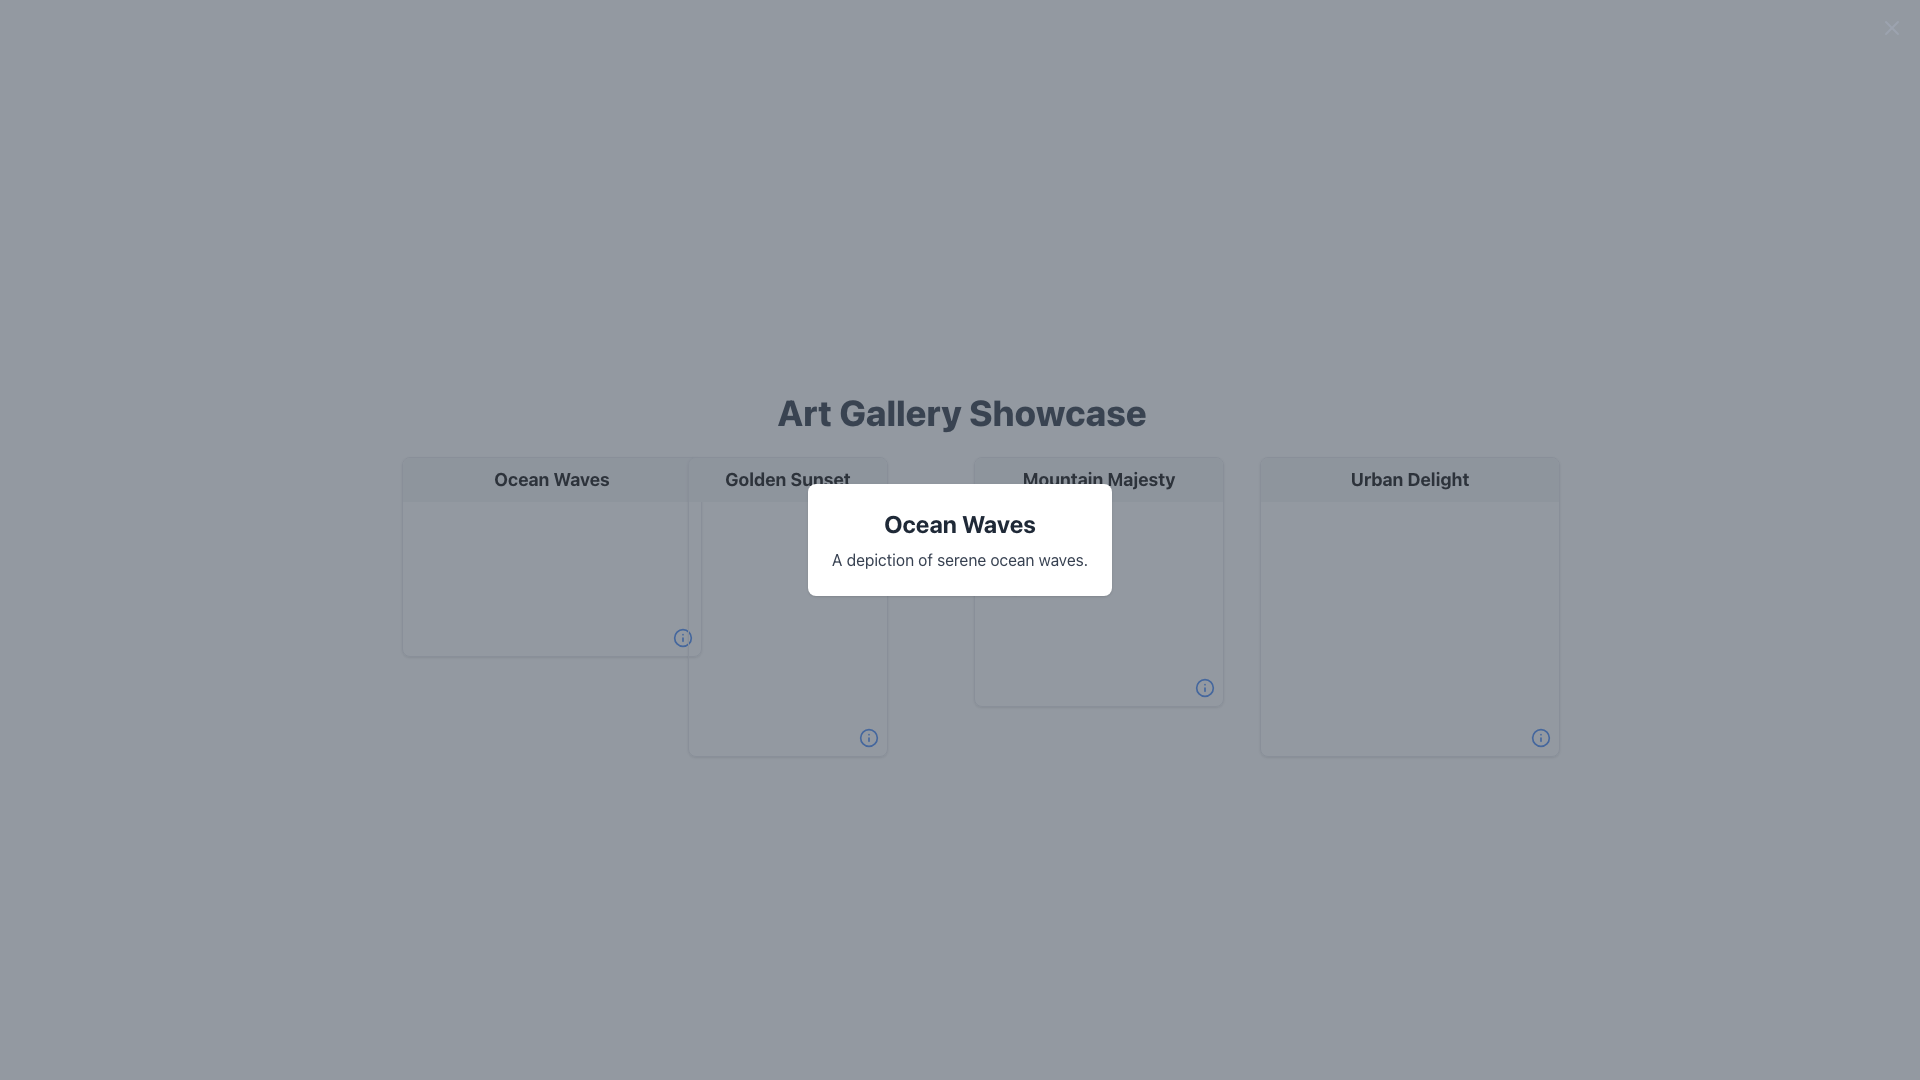  I want to click on the interactive information icon located in the bottom-right corner of the 'Mountain Majesty' card, so click(1203, 686).